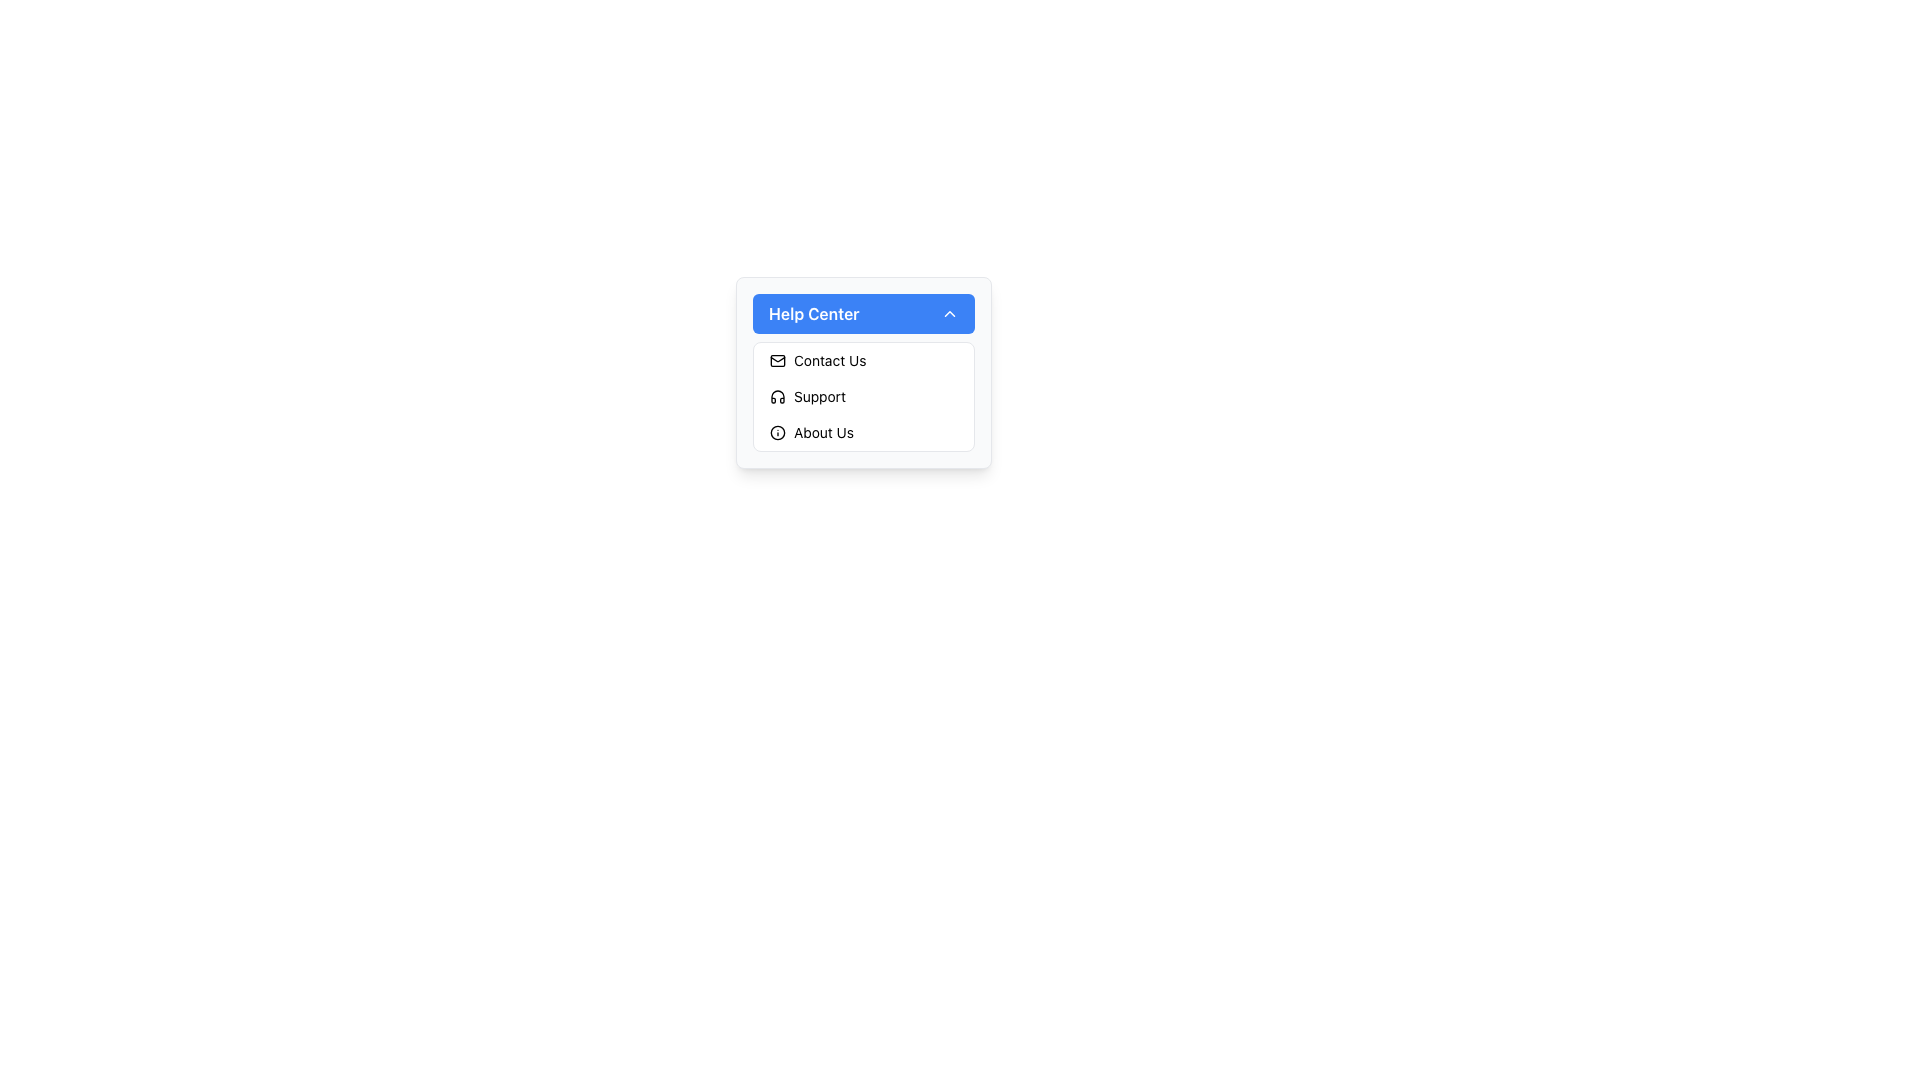 Image resolution: width=1920 pixels, height=1080 pixels. Describe the element at coordinates (864, 431) in the screenshot. I see `the 'About Us' navigation menu item located in the 'Help Center' section` at that location.